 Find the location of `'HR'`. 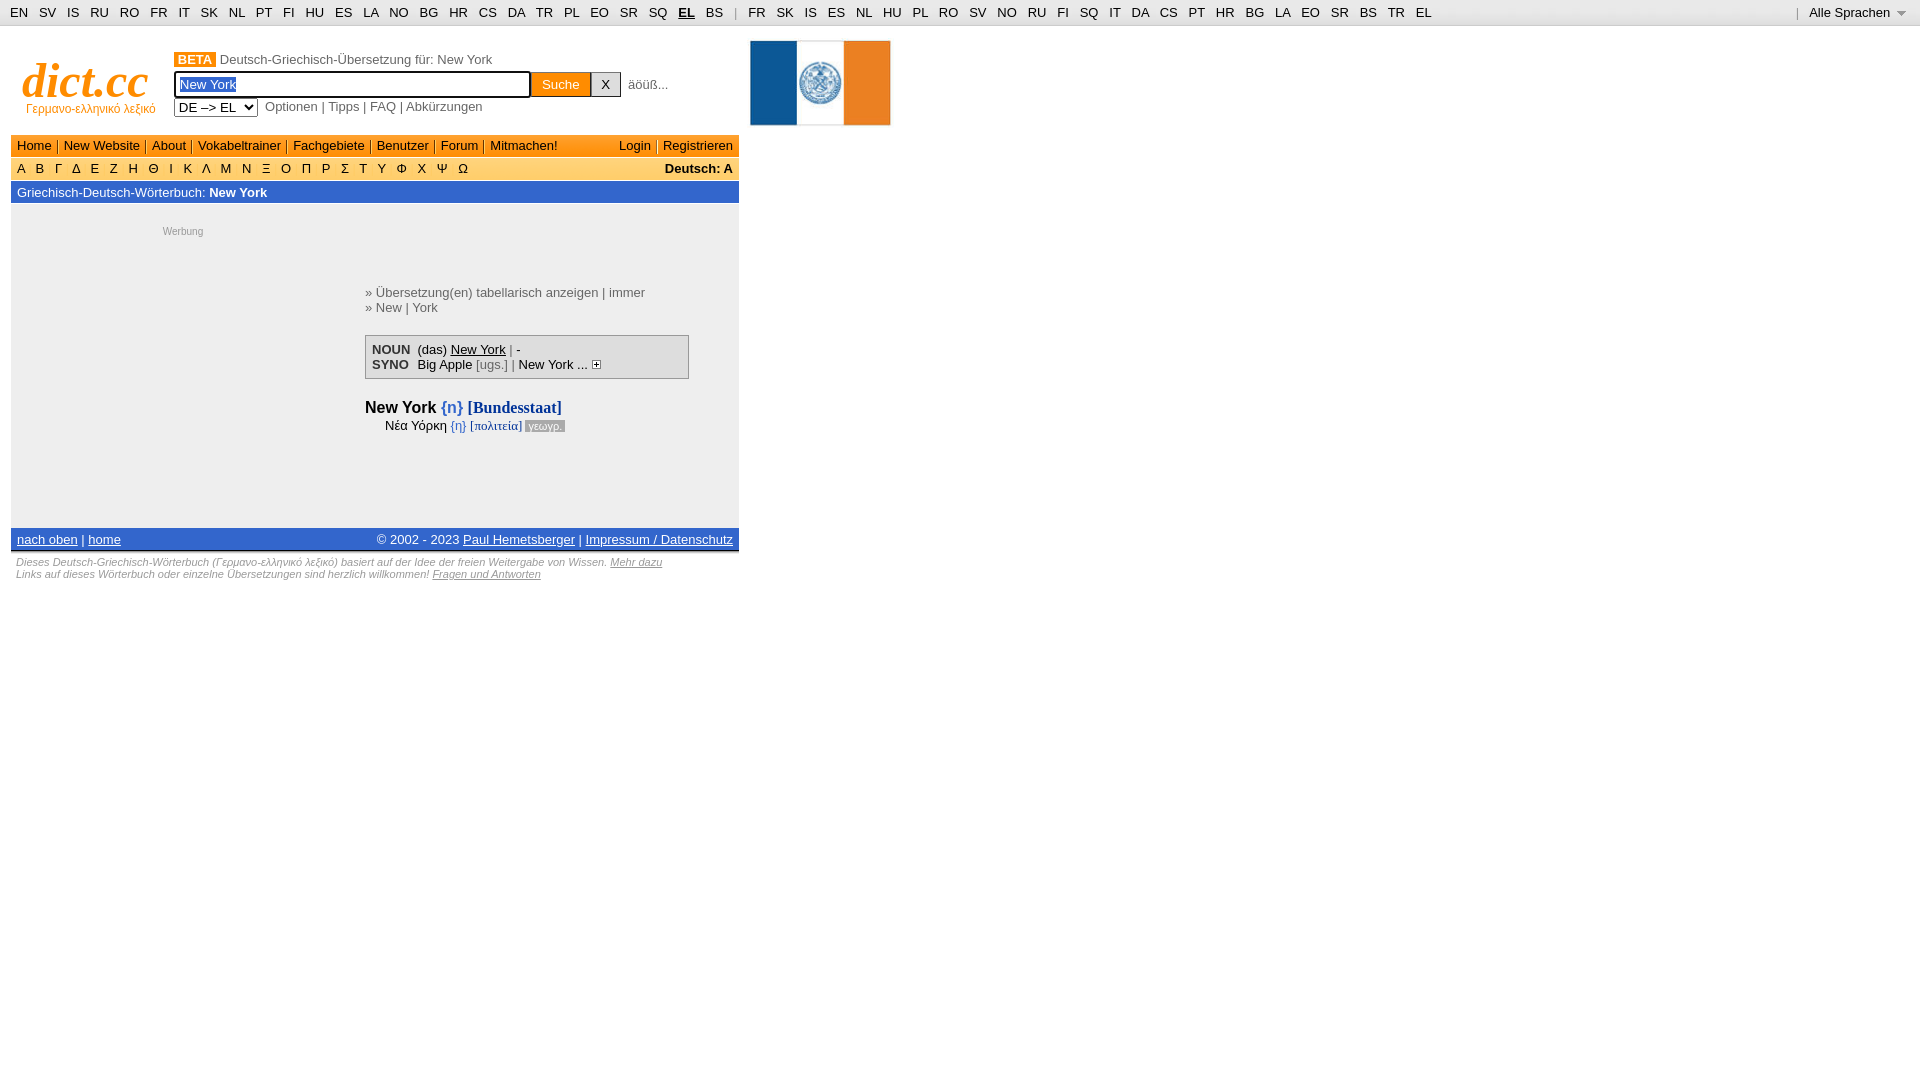

'HR' is located at coordinates (448, 12).